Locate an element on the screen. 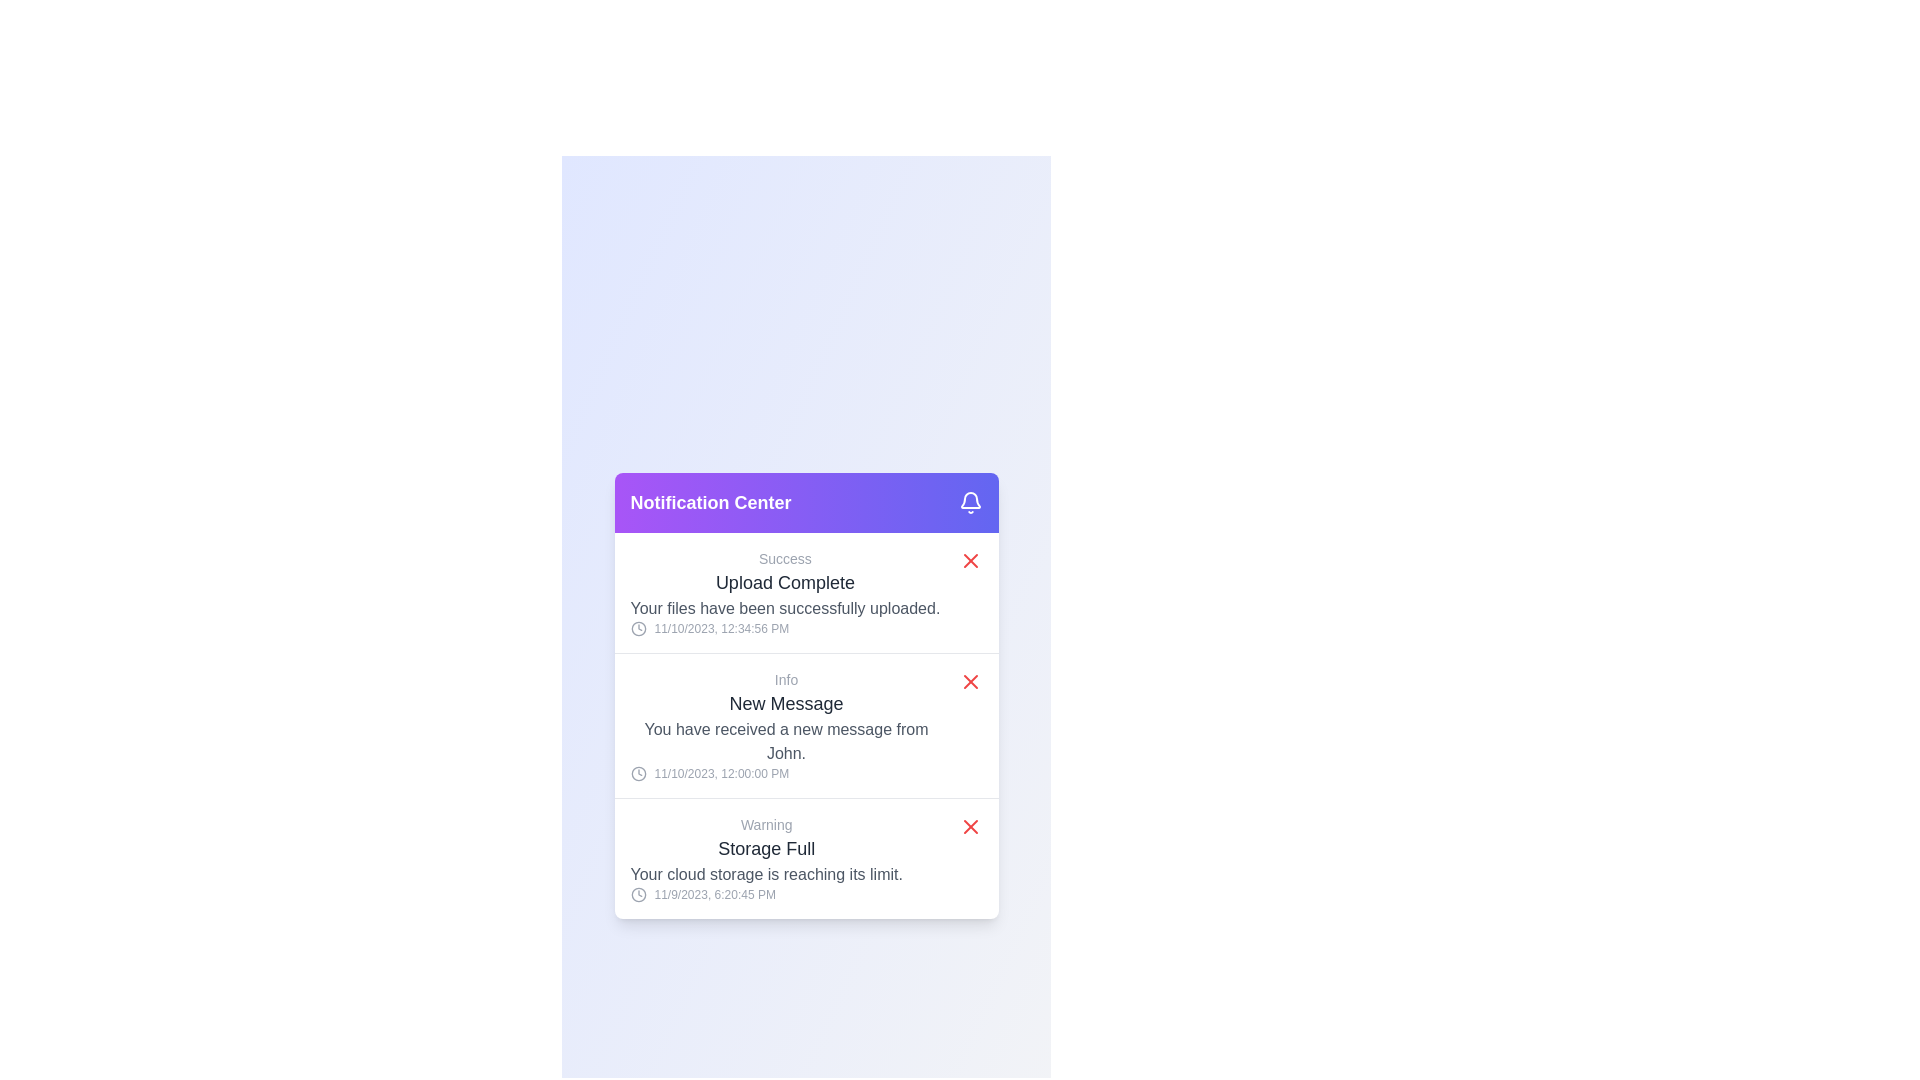 The image size is (1920, 1080). descriptive message indicating successful file upload, which is positioned below 'Upload Complete' and above the timestamp in the notification card is located at coordinates (784, 608).